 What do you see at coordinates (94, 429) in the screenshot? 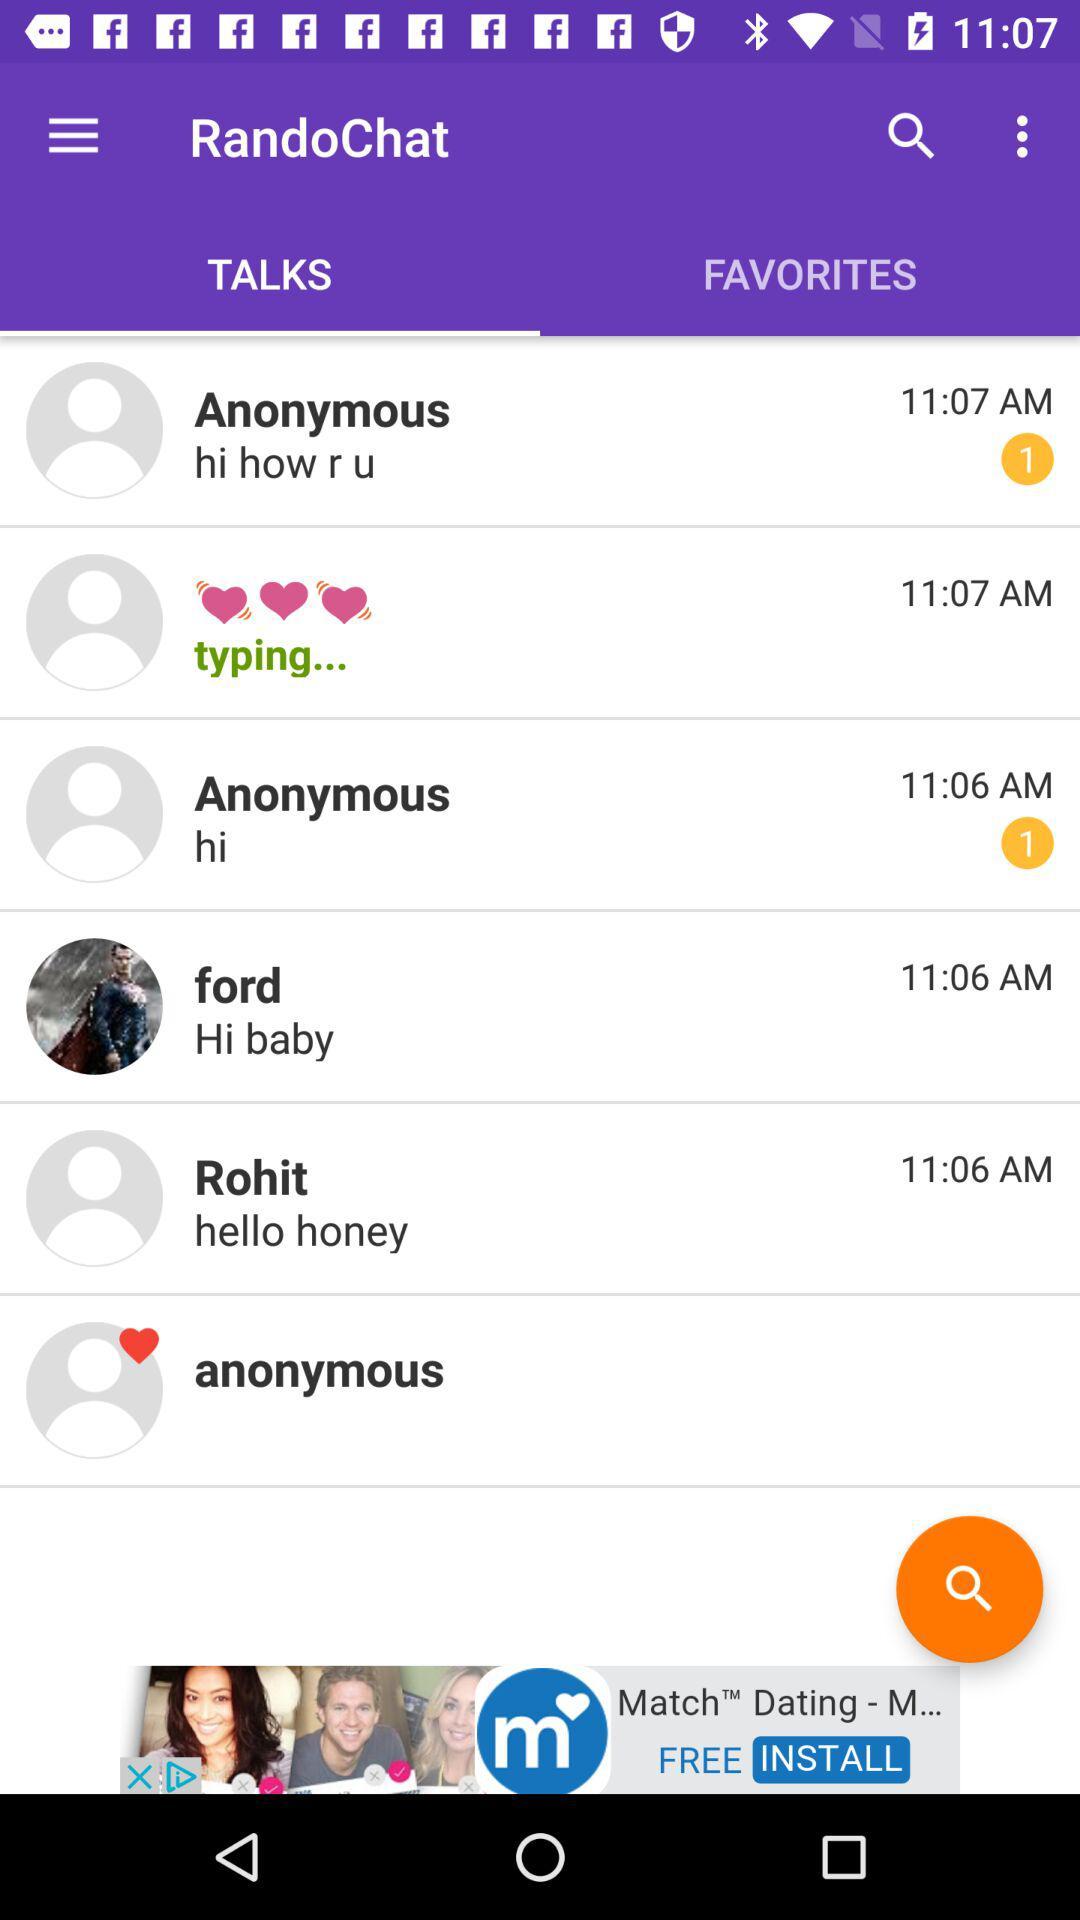
I see `see photo` at bounding box center [94, 429].